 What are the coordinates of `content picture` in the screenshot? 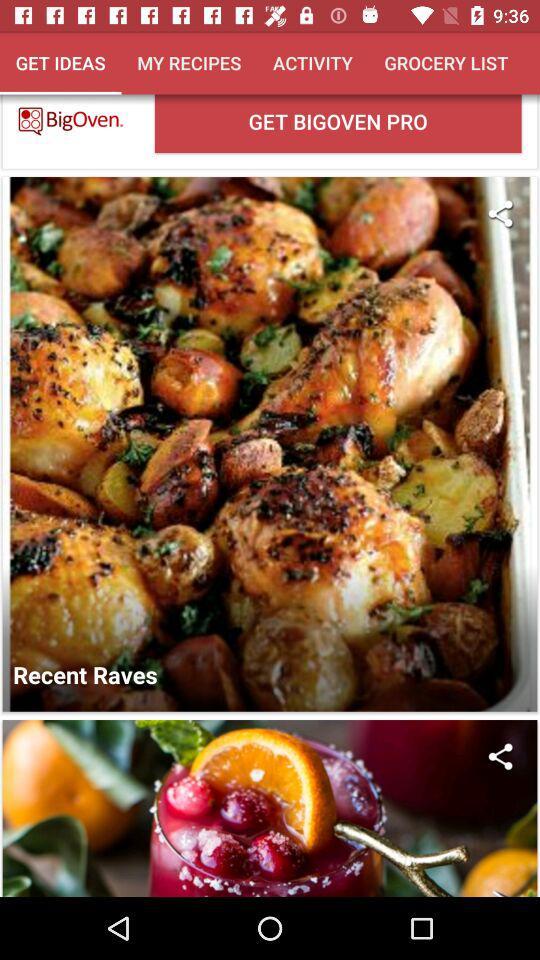 It's located at (270, 808).